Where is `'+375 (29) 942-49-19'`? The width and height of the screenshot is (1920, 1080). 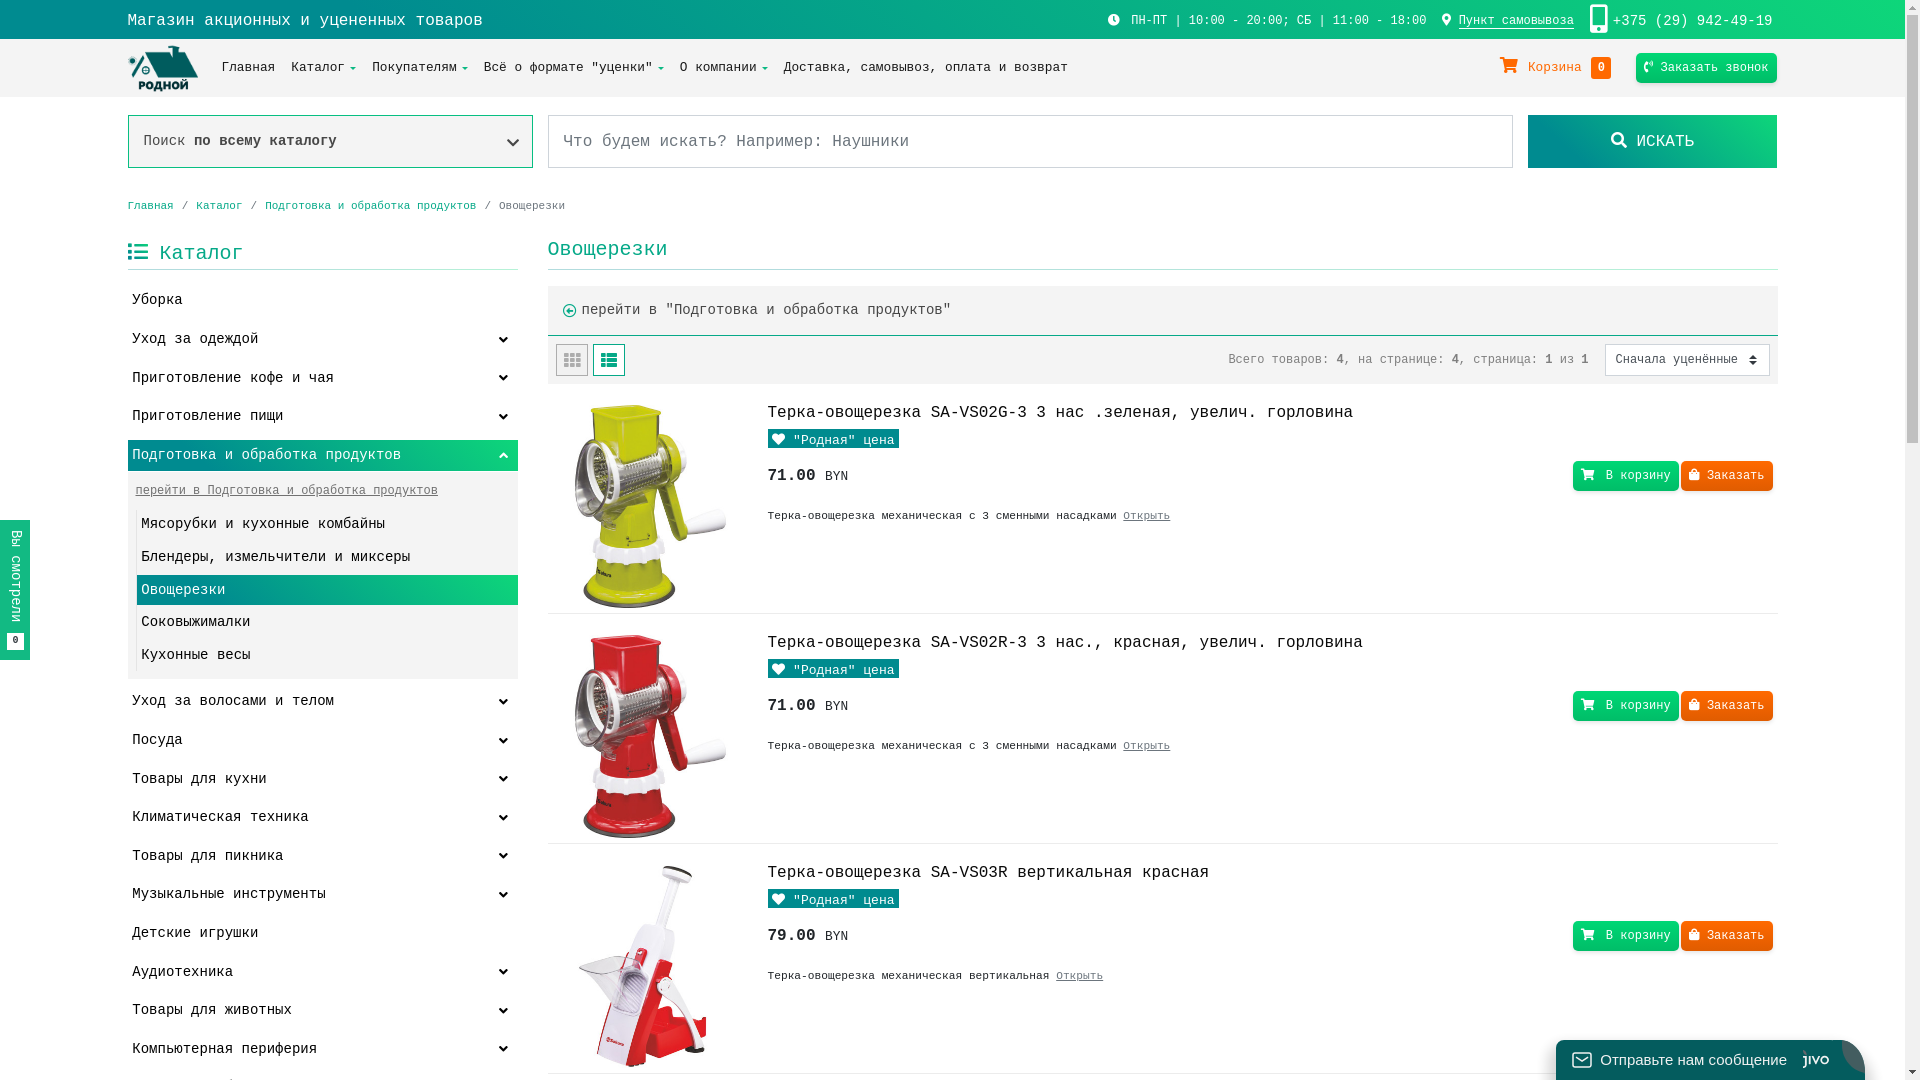
'+375 (29) 942-49-19' is located at coordinates (1612, 19).